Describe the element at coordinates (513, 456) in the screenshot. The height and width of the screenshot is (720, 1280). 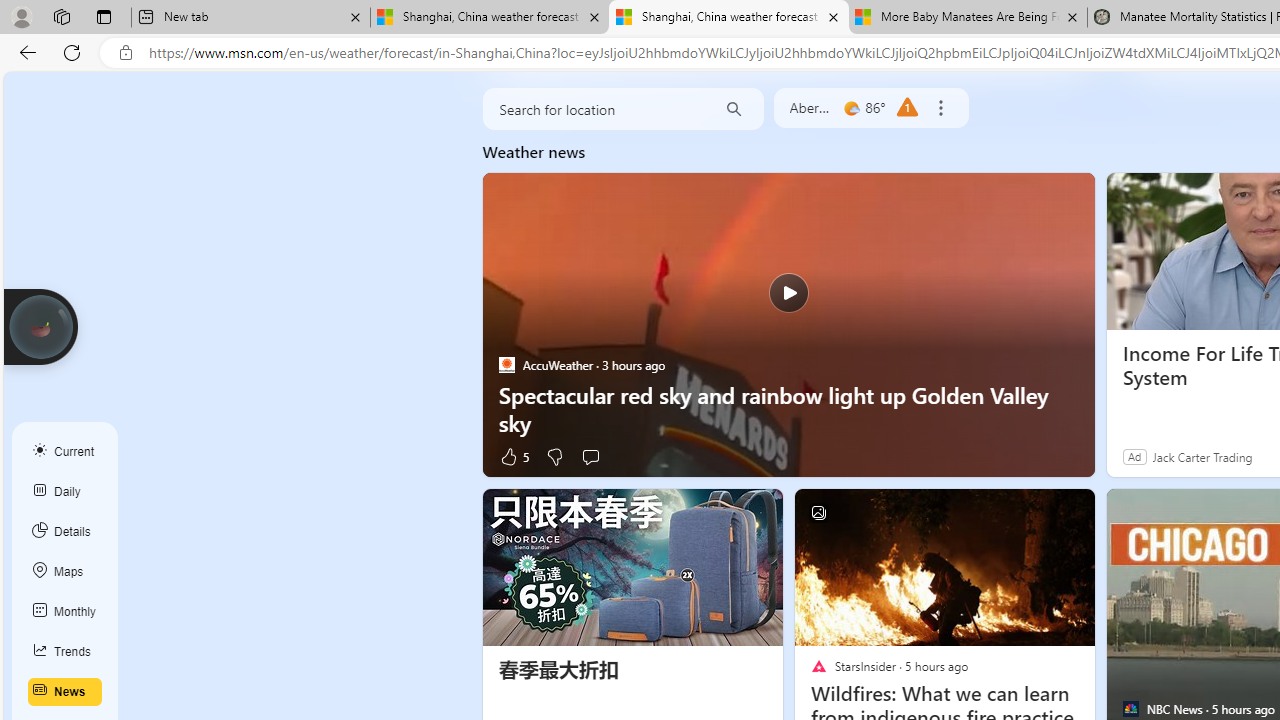
I see `'5 Like'` at that location.